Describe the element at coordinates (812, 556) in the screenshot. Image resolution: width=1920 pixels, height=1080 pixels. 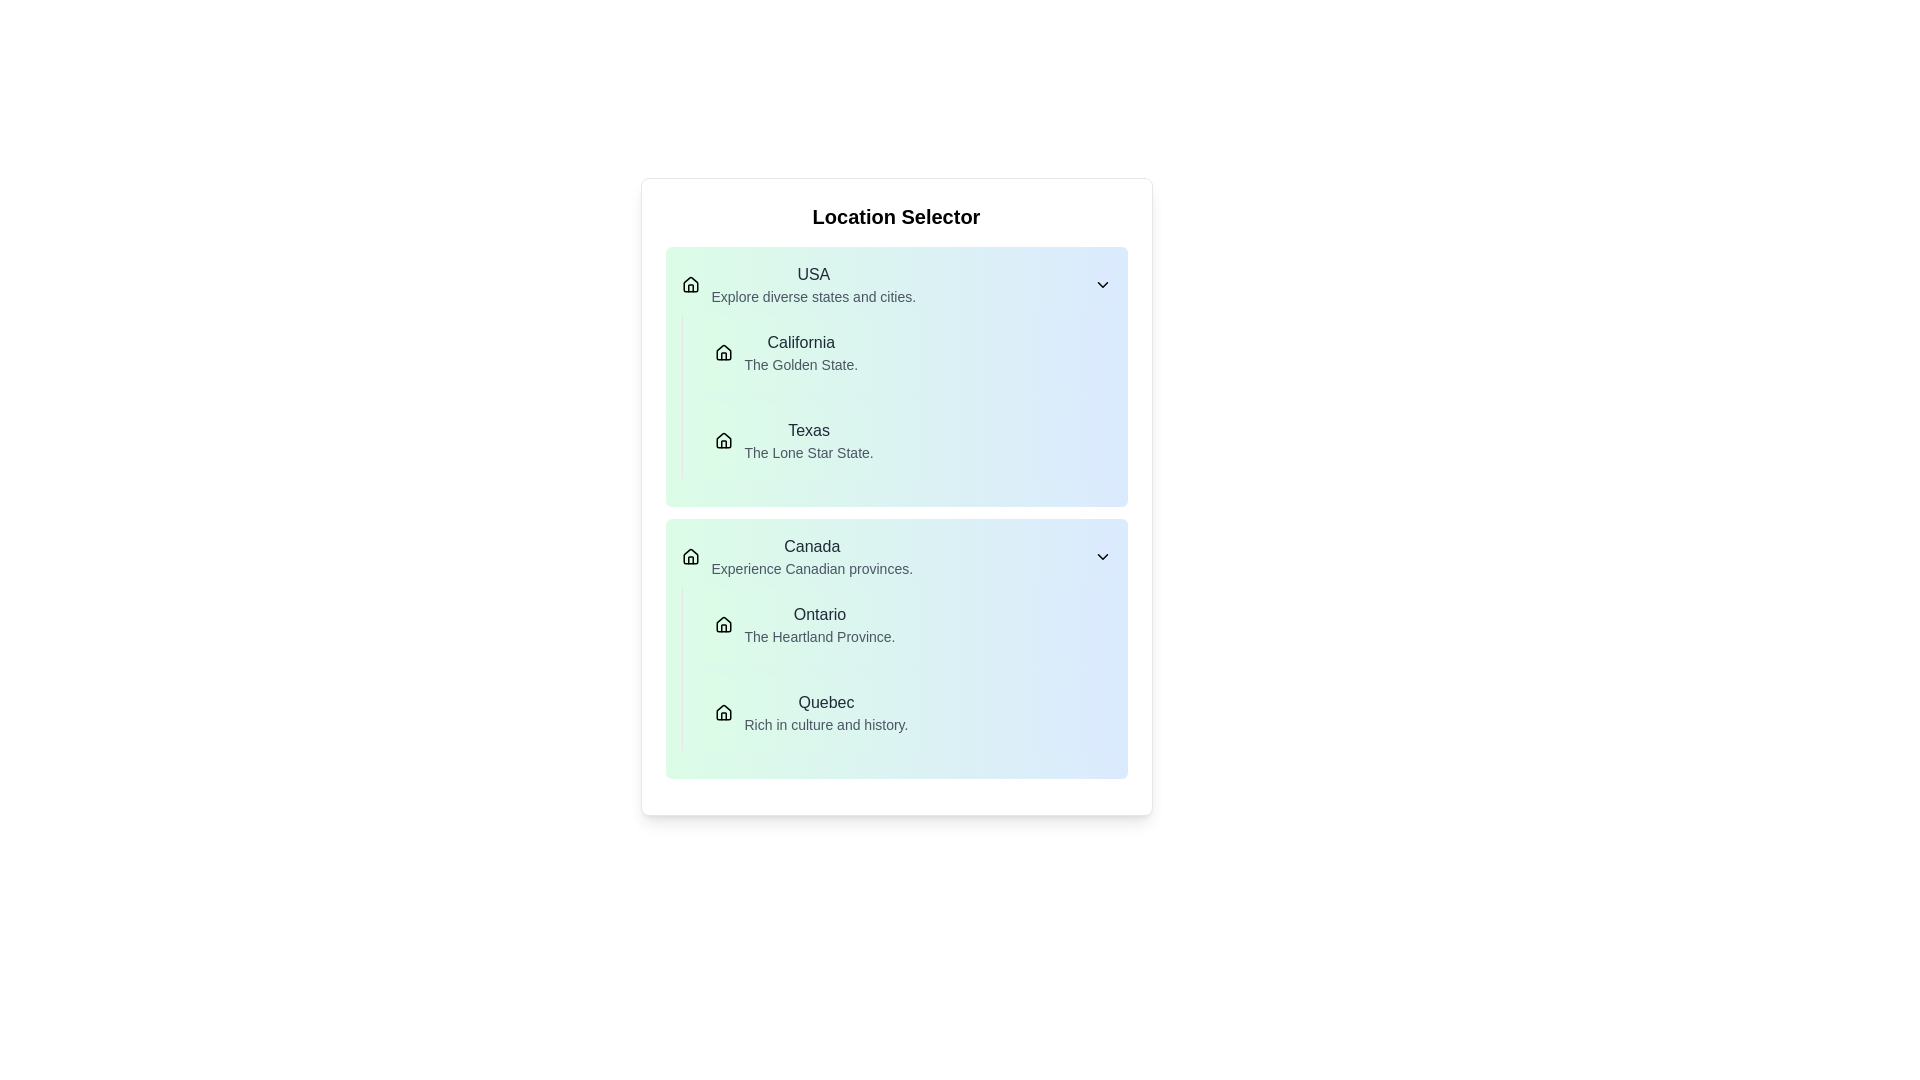
I see `the navigation option for 'Canada' in the Location Selector` at that location.